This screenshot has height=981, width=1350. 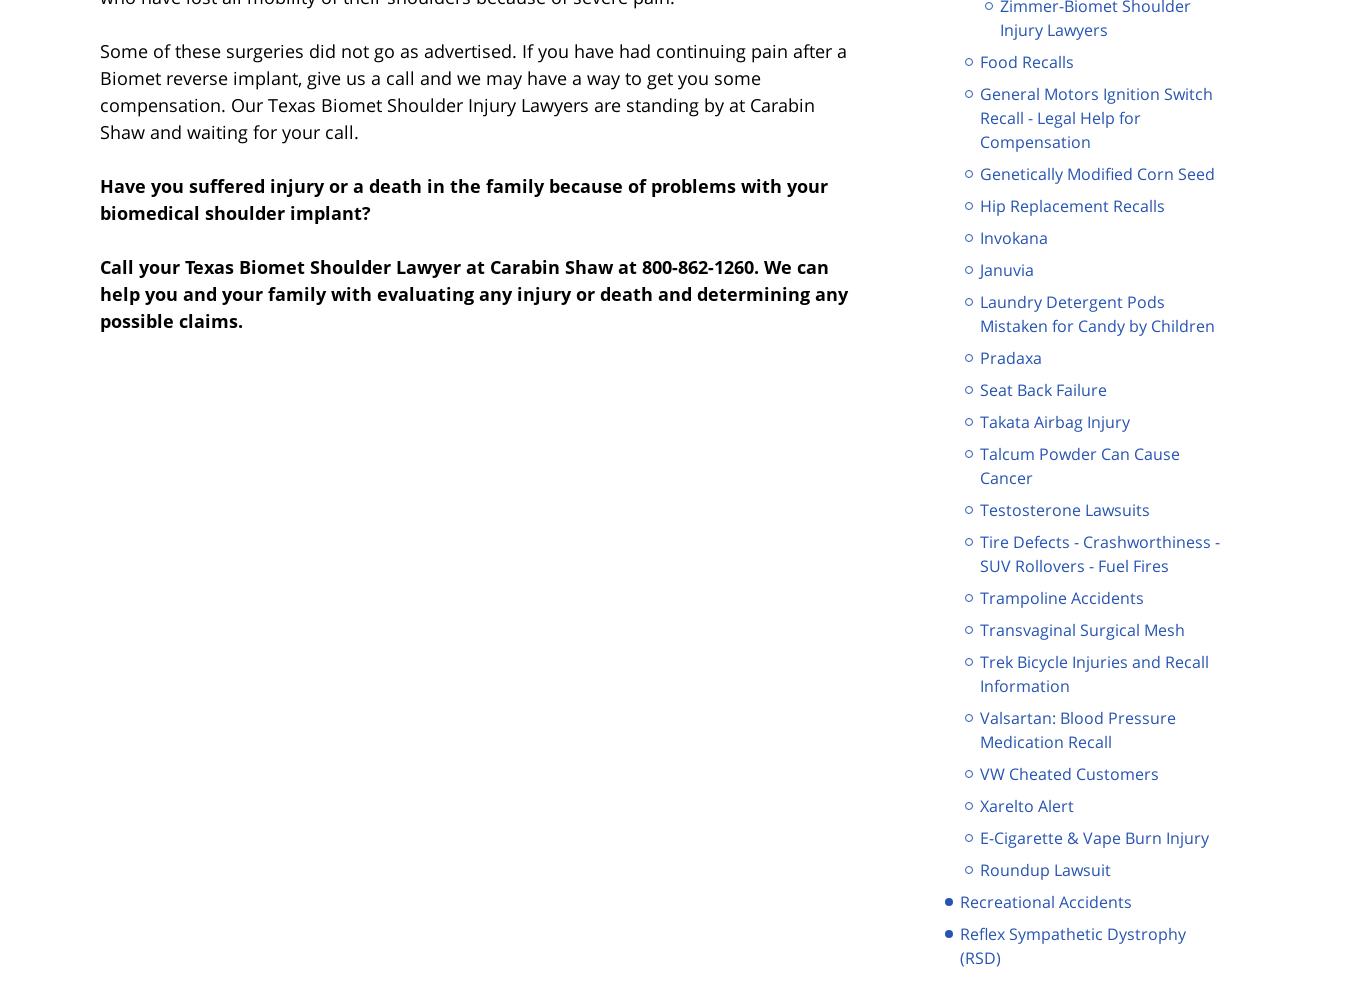 I want to click on 'E-Cigarette & Vape Burn Injury', so click(x=1094, y=836).